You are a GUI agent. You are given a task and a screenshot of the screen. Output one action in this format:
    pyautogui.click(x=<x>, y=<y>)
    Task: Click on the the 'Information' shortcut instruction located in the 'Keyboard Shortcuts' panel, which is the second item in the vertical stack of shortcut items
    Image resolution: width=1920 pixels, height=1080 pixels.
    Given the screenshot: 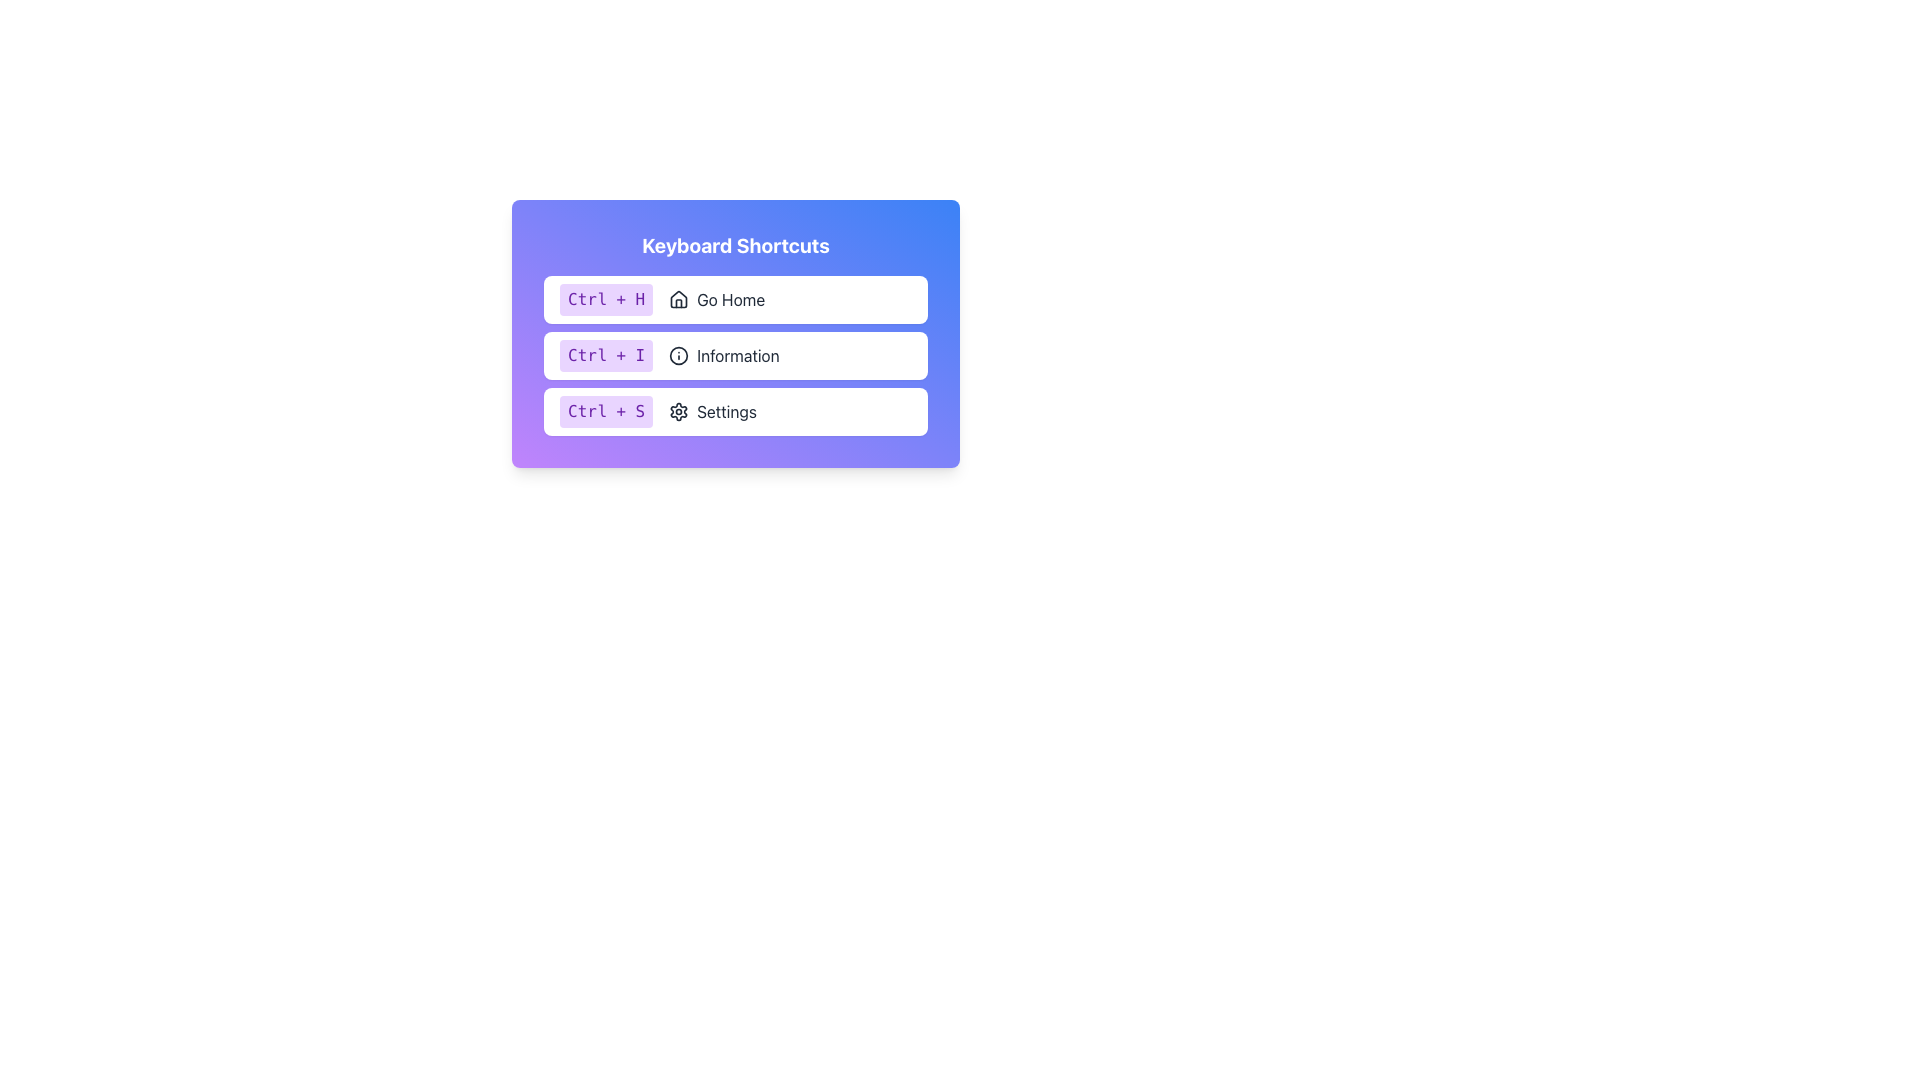 What is the action you would take?
    pyautogui.click(x=734, y=354)
    